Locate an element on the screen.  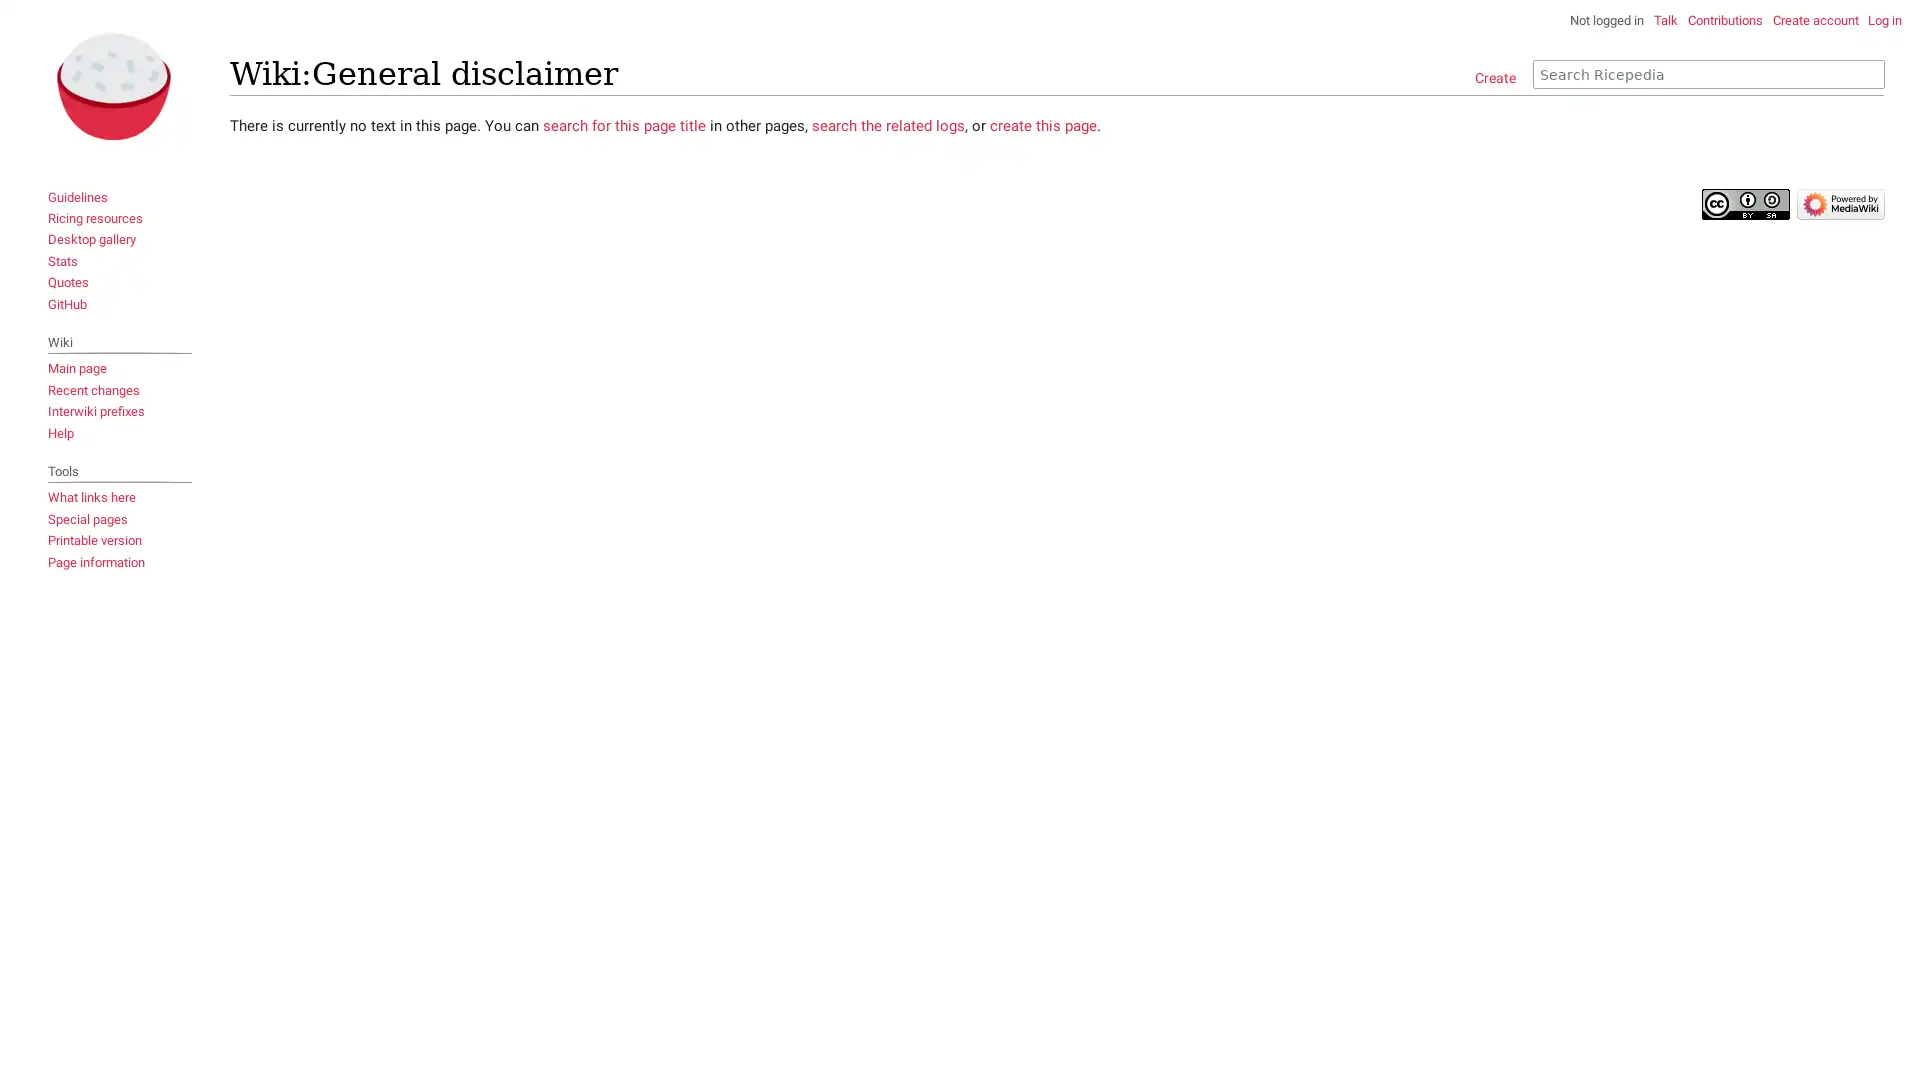
Search is located at coordinates (1869, 72).